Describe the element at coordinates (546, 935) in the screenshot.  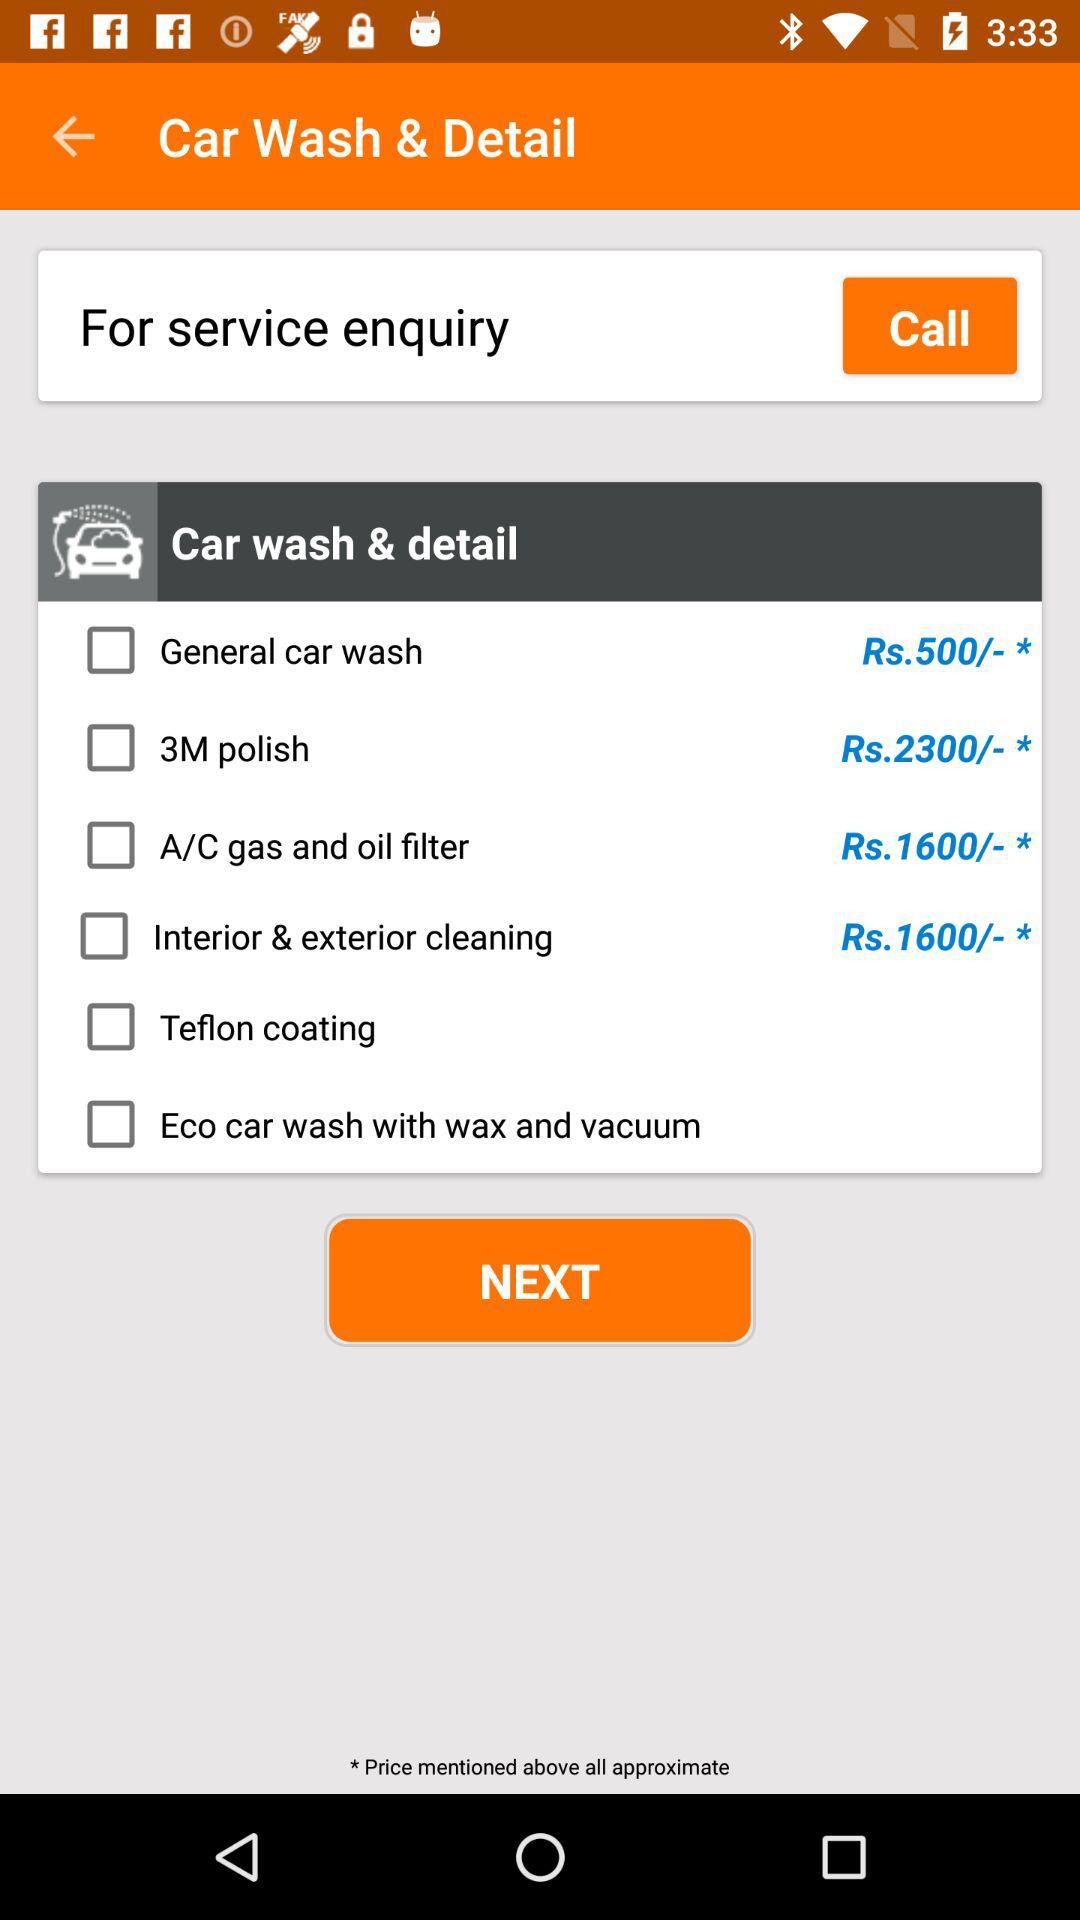
I see `the item above the teflon coating` at that location.